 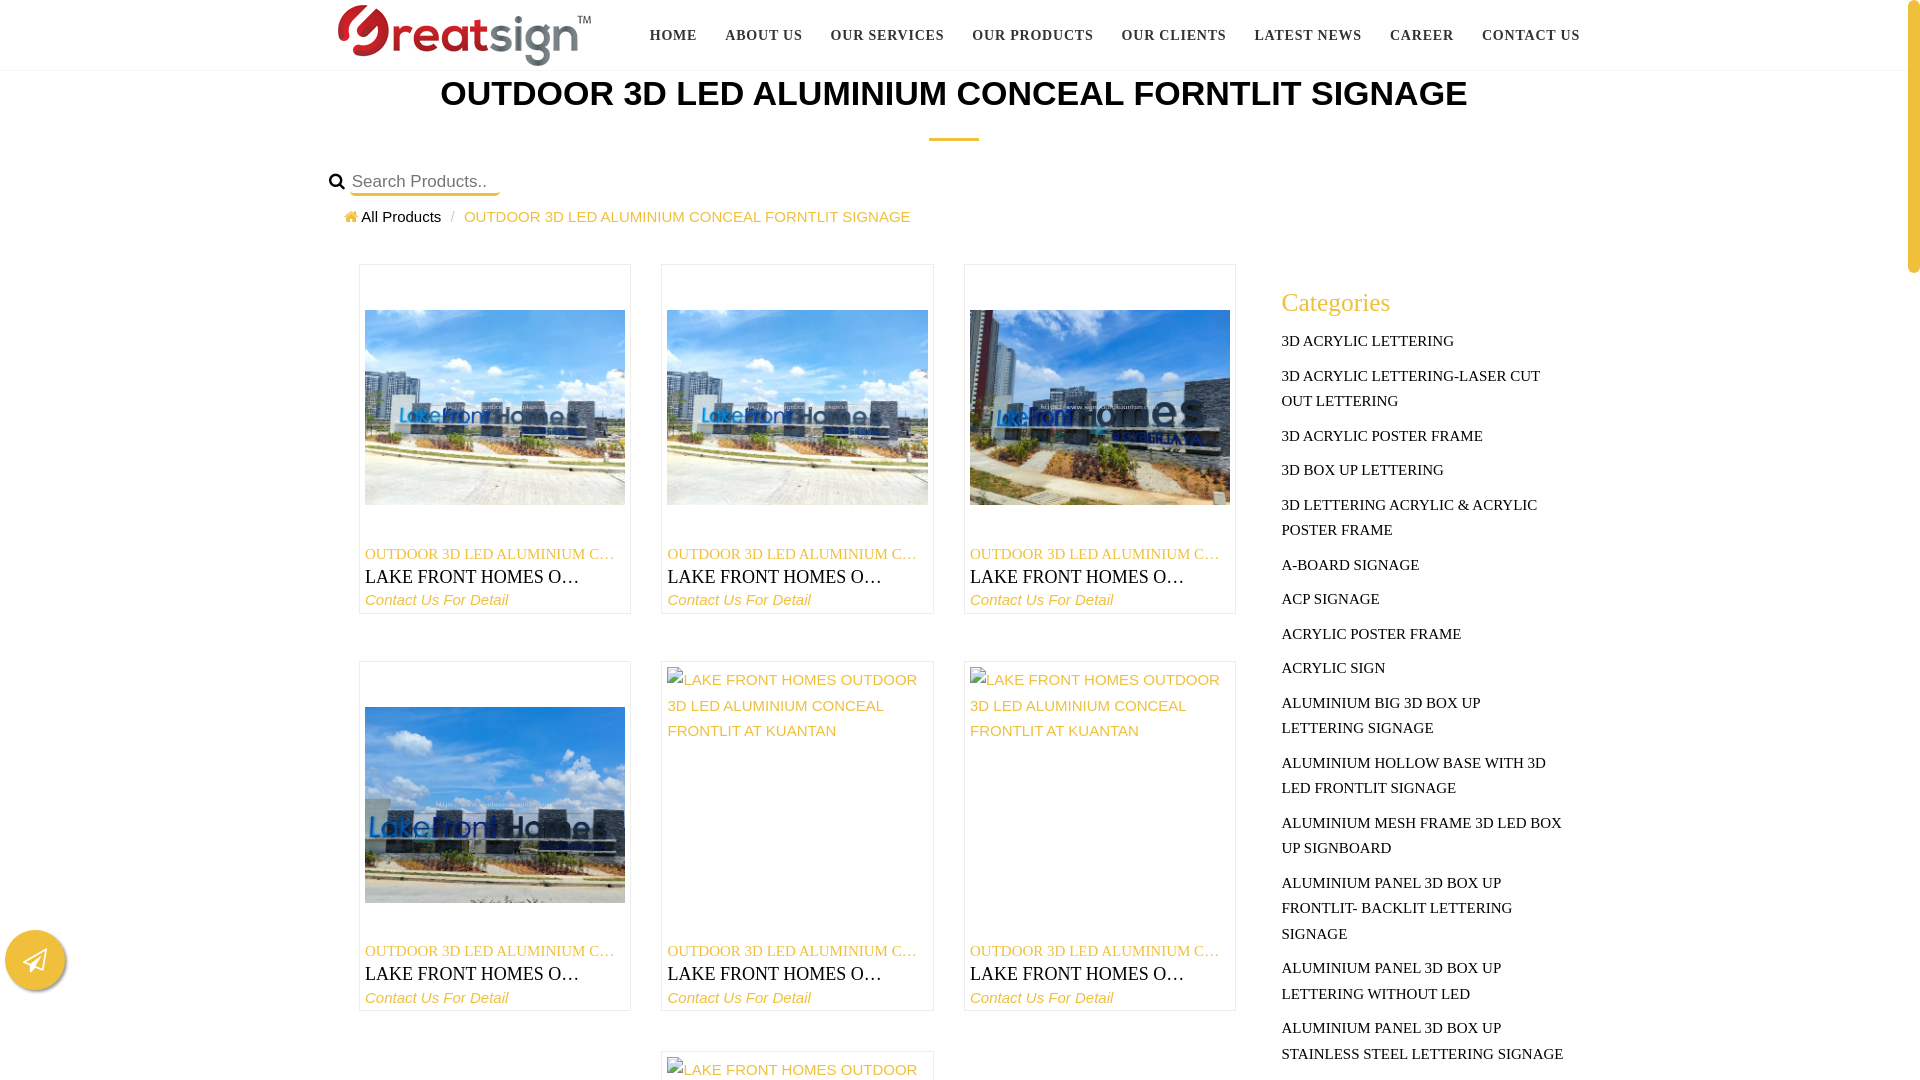 I want to click on 'LATEST NEWS', so click(x=1308, y=35).